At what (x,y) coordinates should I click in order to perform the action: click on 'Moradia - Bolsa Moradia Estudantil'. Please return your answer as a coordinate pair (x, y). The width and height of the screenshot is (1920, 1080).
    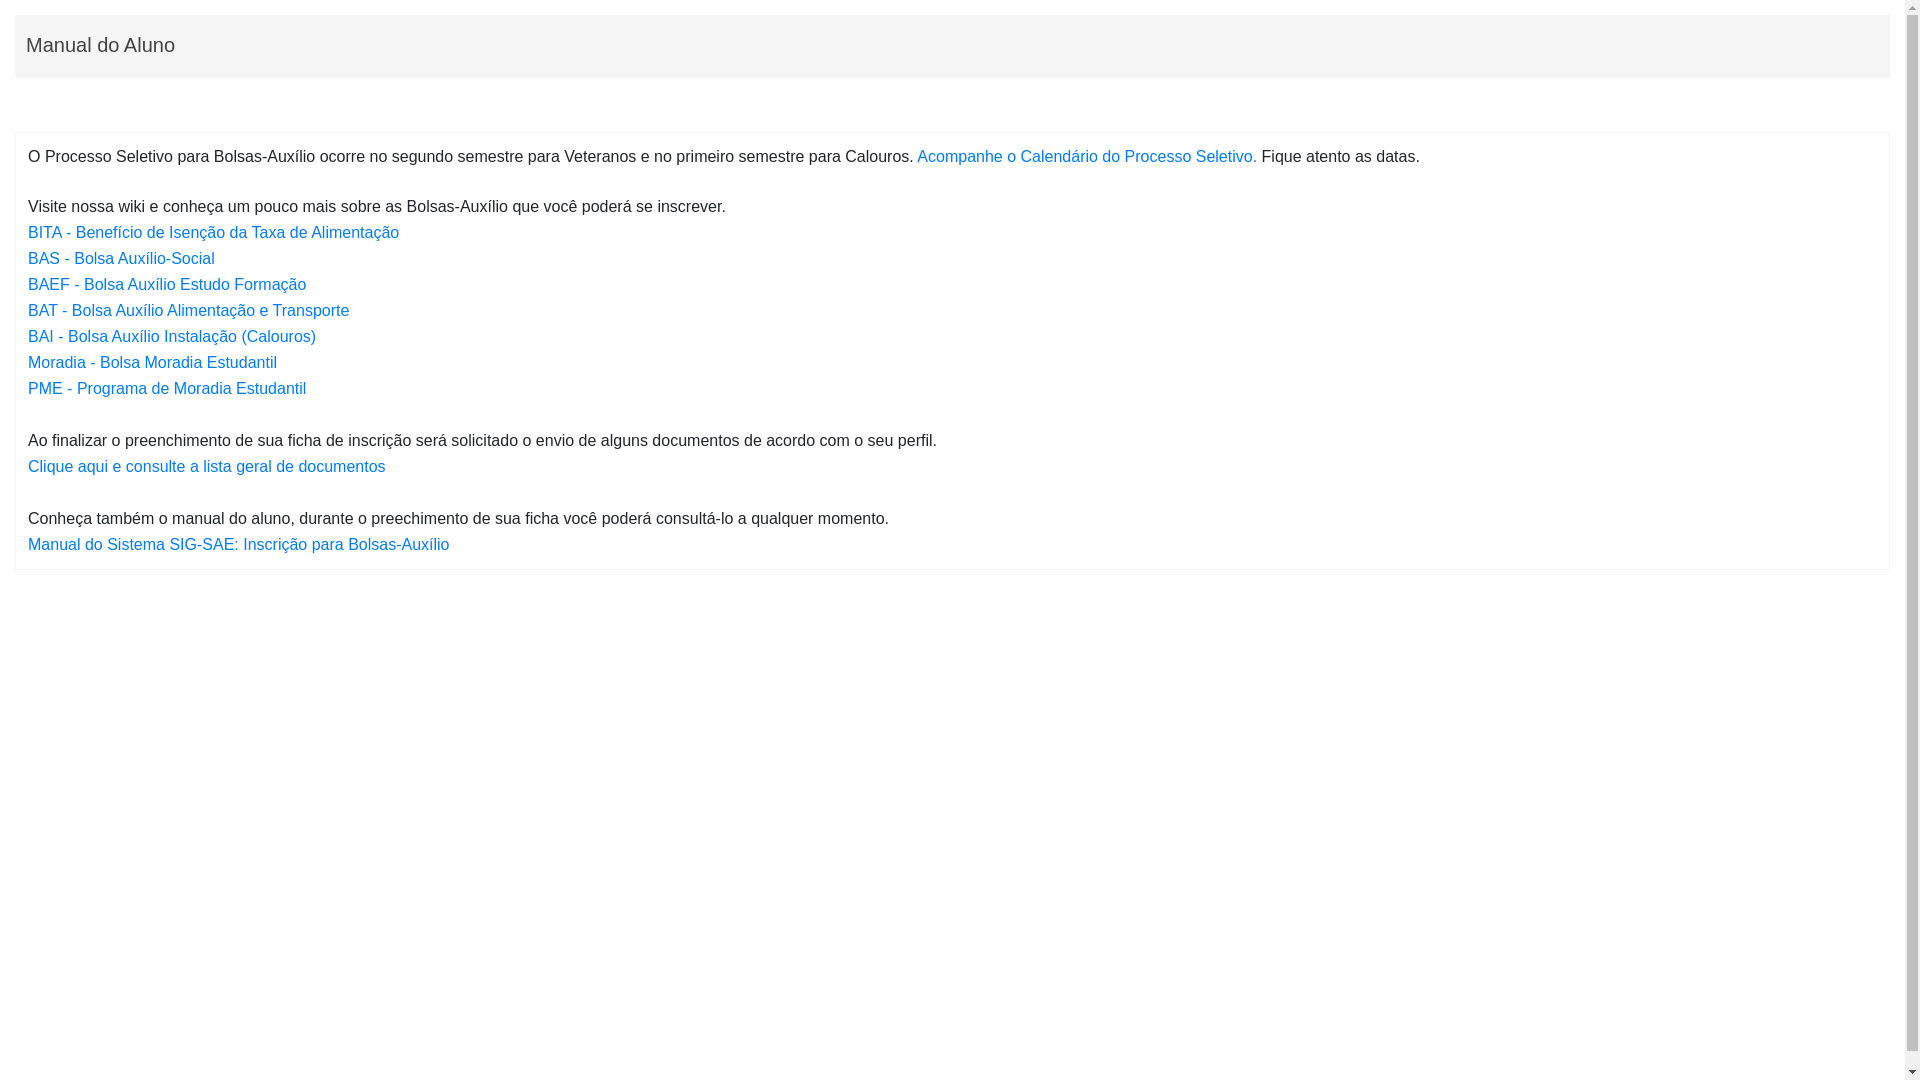
    Looking at the image, I should click on (151, 362).